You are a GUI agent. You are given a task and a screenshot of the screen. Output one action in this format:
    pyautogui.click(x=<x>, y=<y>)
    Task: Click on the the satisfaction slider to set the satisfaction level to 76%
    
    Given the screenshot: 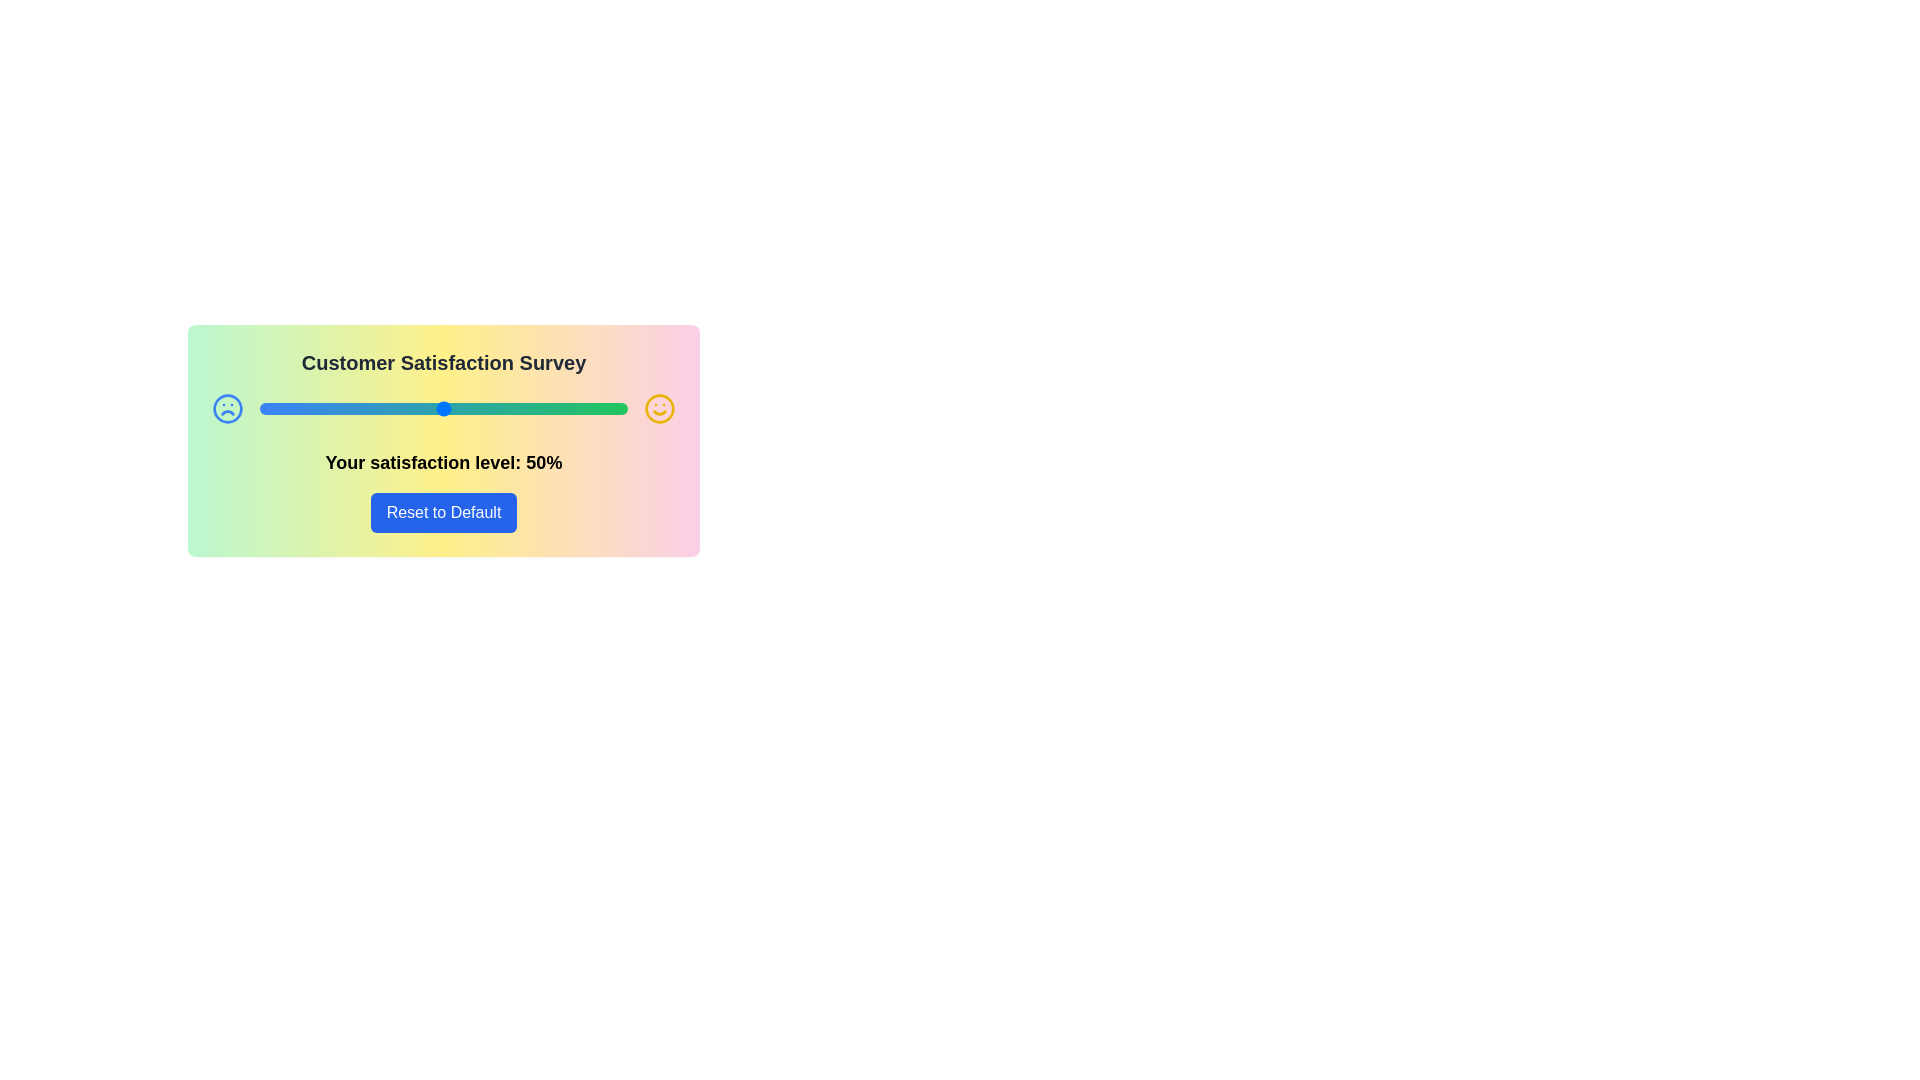 What is the action you would take?
    pyautogui.click(x=539, y=407)
    